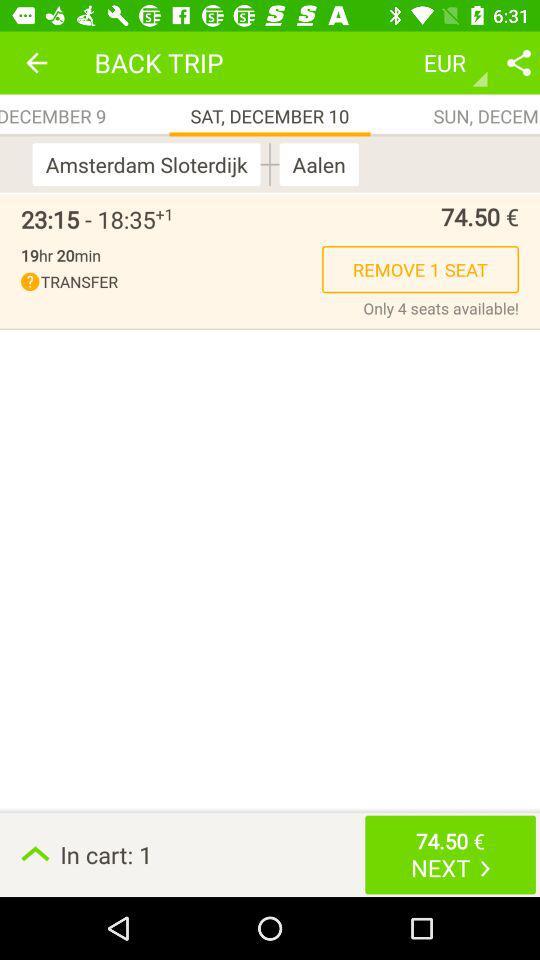 This screenshot has width=540, height=960. I want to click on the icon below 23 15 18 icon, so click(60, 254).